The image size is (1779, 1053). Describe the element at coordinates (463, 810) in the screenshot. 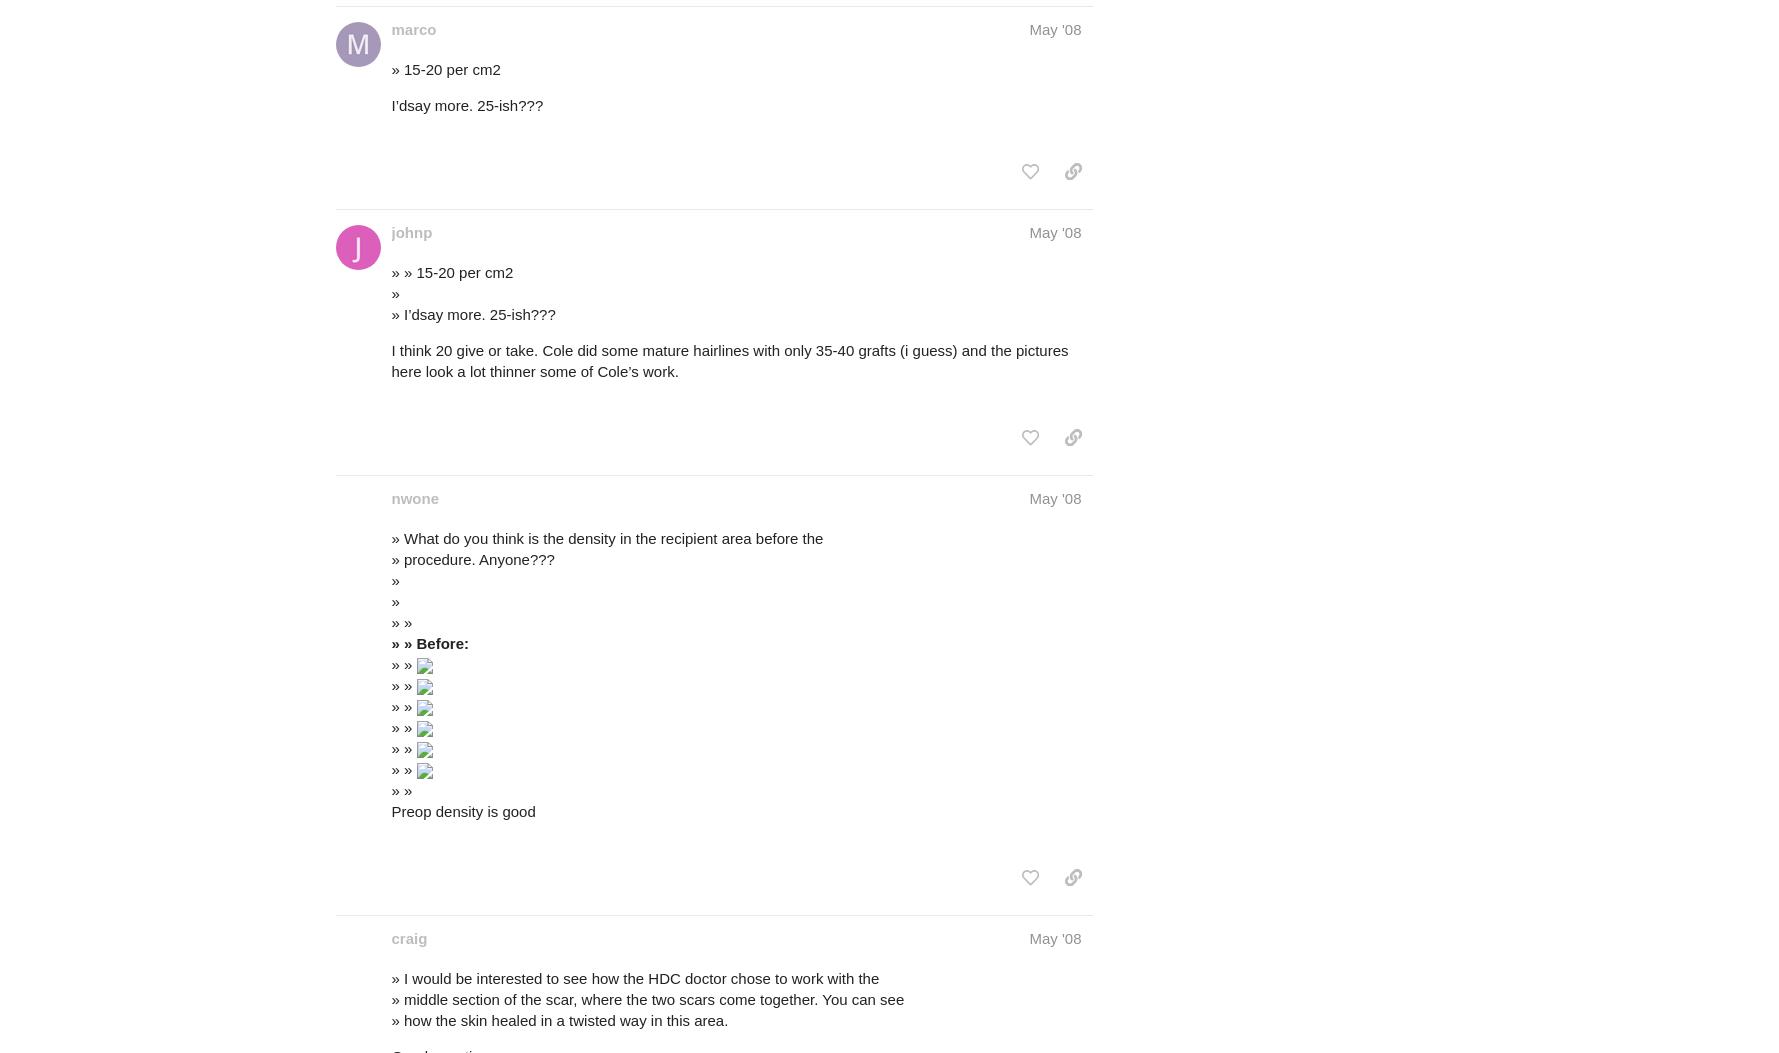

I see `'Preop density is good'` at that location.